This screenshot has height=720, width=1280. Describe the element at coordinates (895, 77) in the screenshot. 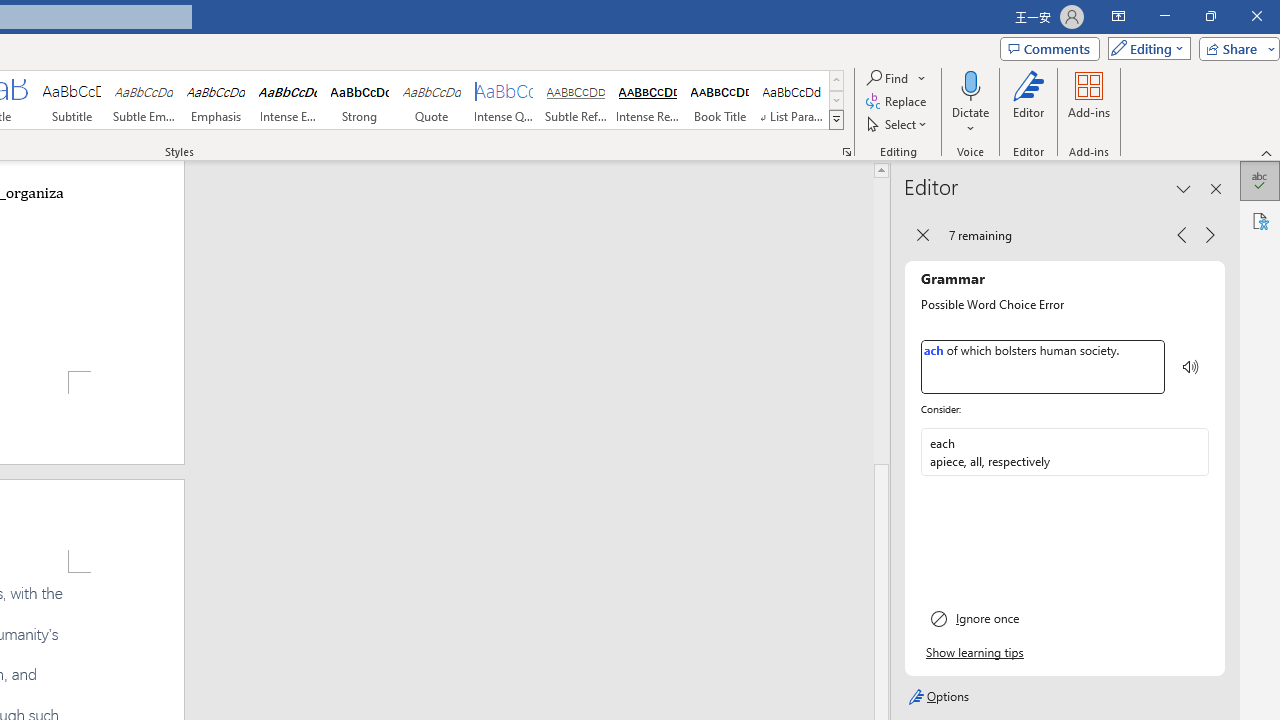

I see `'Find'` at that location.